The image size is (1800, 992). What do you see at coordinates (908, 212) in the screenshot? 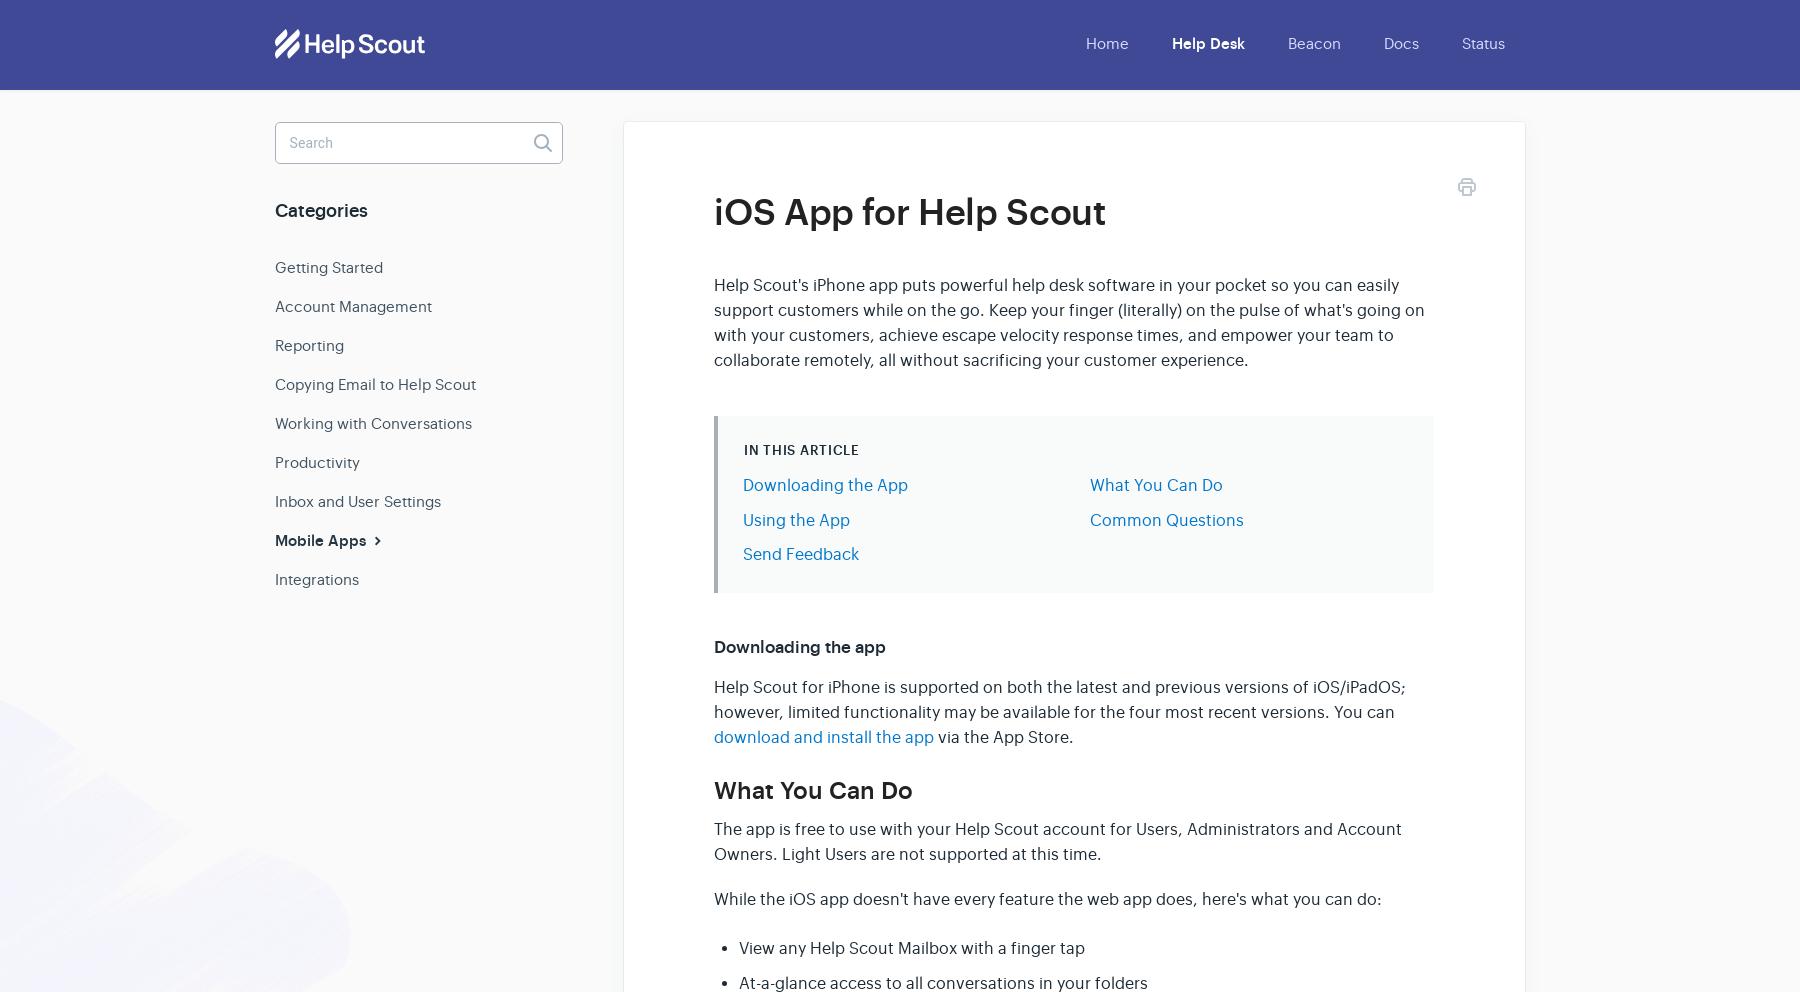
I see `'iOS App for Help Scout'` at bounding box center [908, 212].